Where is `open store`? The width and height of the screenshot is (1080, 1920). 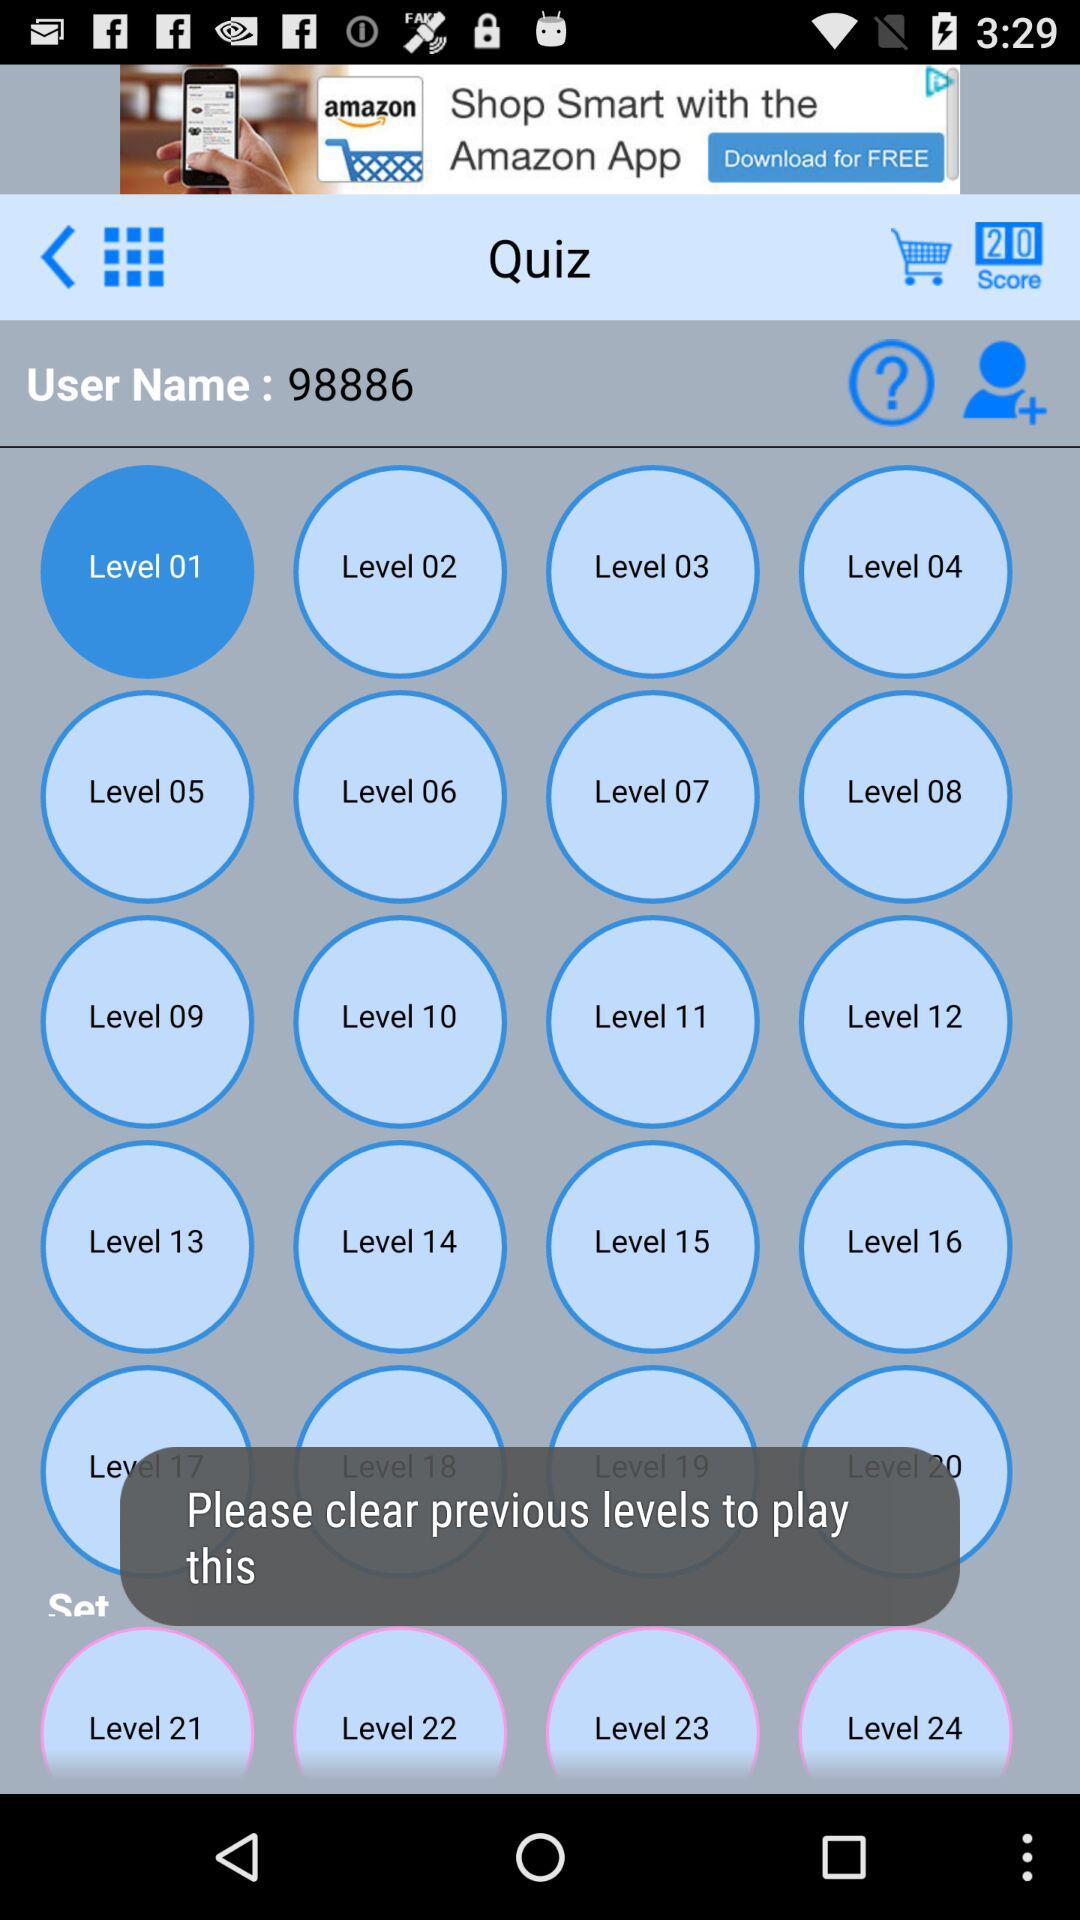 open store is located at coordinates (921, 255).